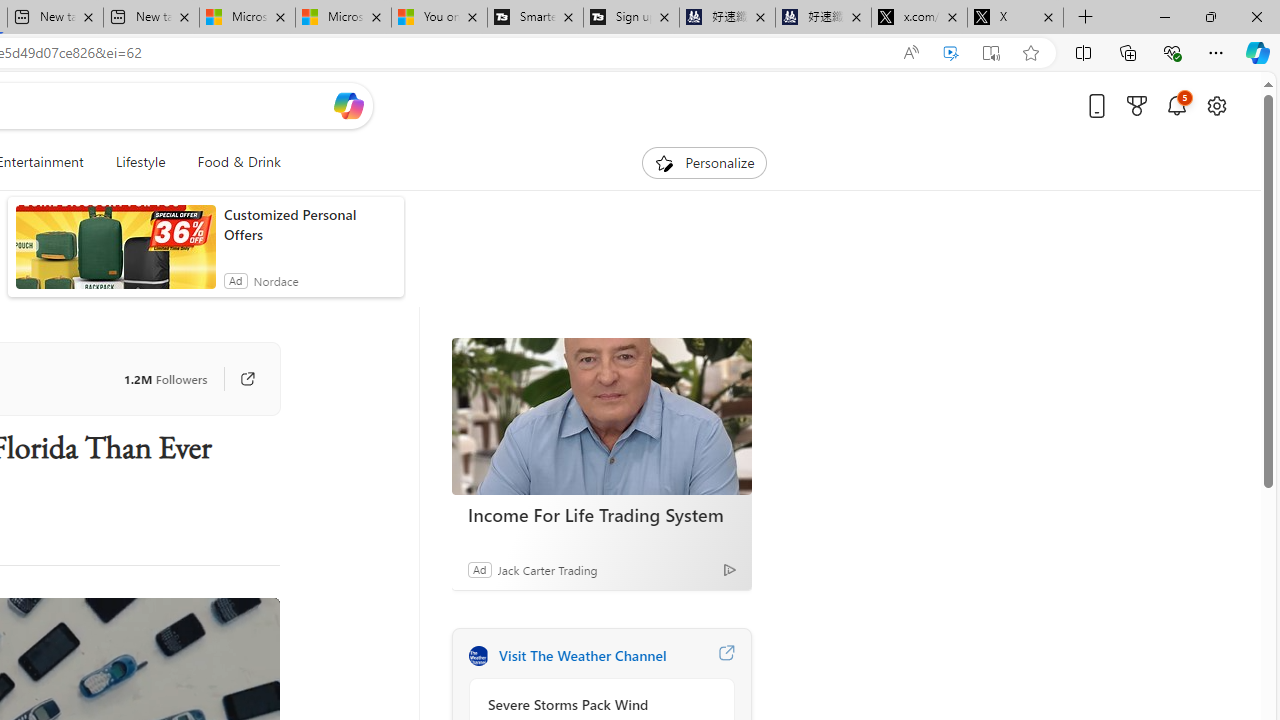 The image size is (1280, 720). Describe the element at coordinates (478, 569) in the screenshot. I see `'Ad'` at that location.